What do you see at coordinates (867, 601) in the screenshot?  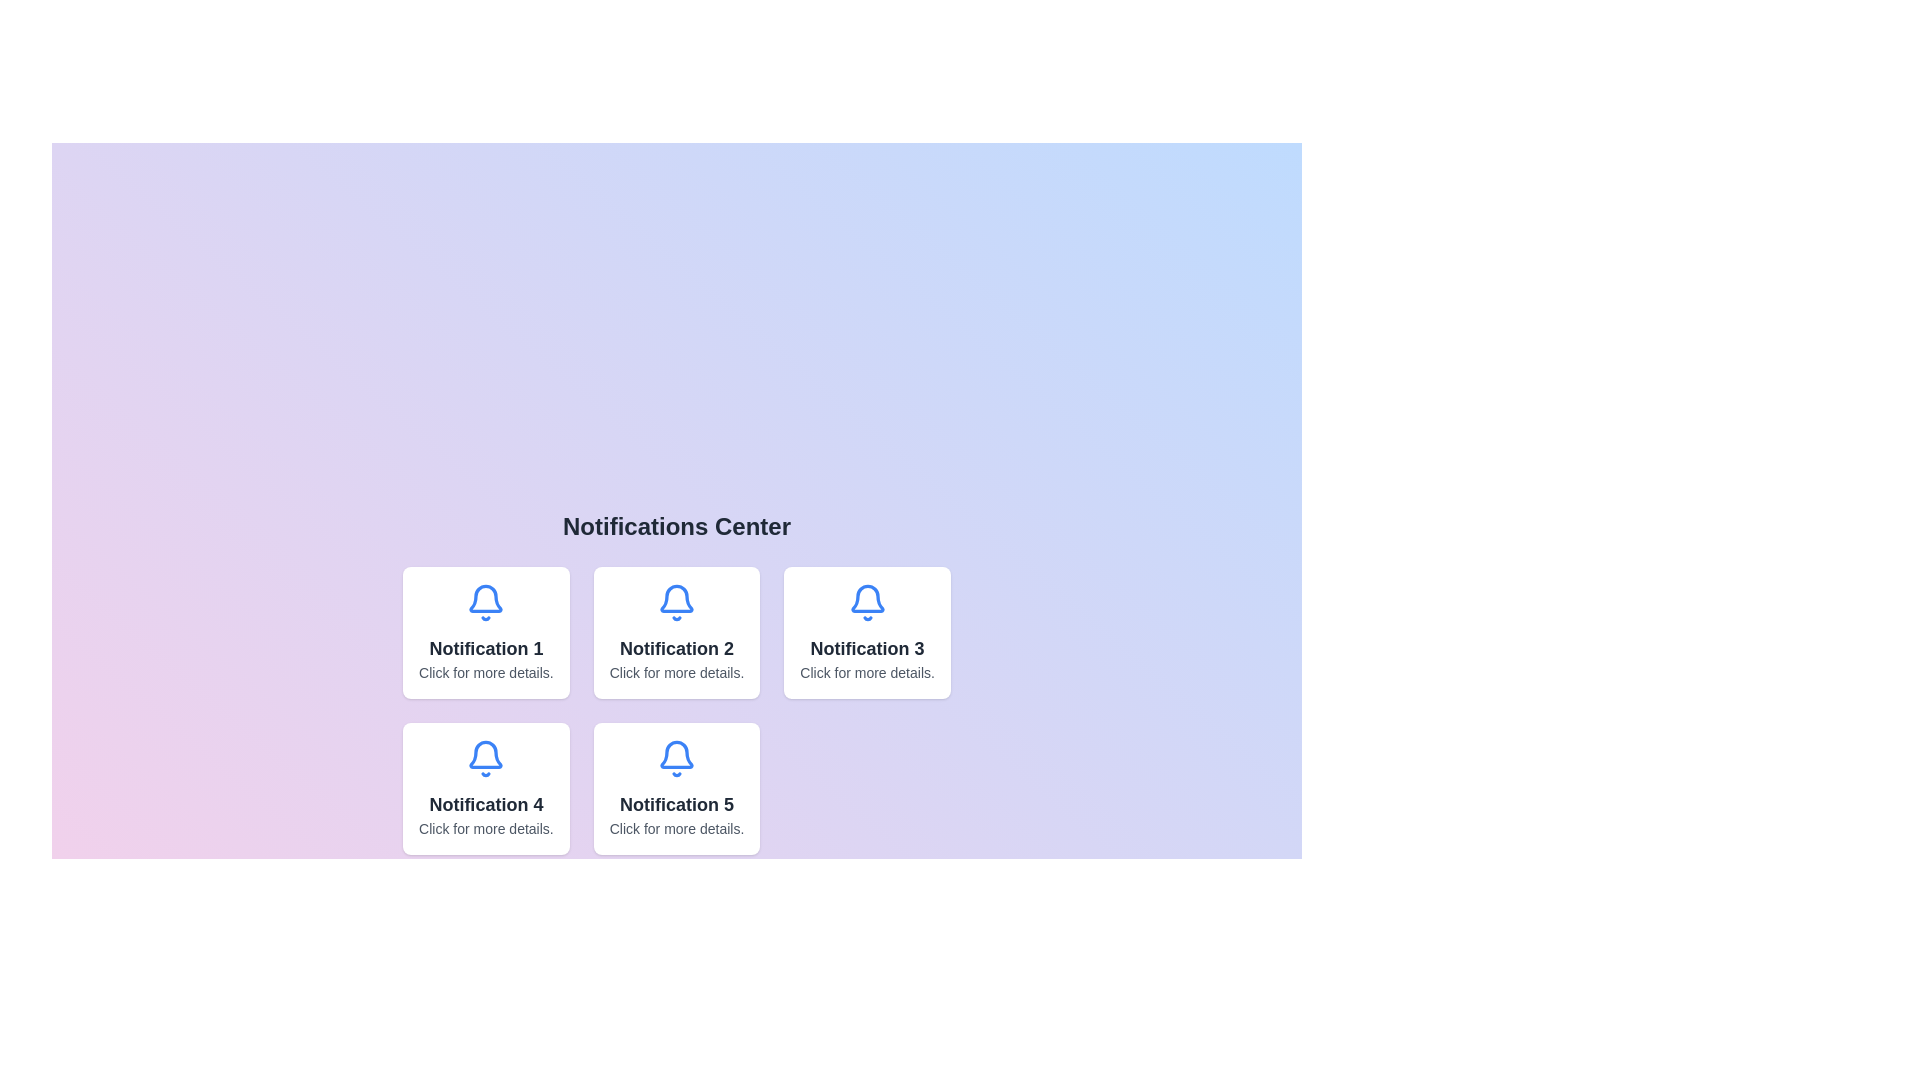 I see `the notification icon located inside the card labeled 'Notification 3', which is the third card in the top row of a grid of notification cards` at bounding box center [867, 601].